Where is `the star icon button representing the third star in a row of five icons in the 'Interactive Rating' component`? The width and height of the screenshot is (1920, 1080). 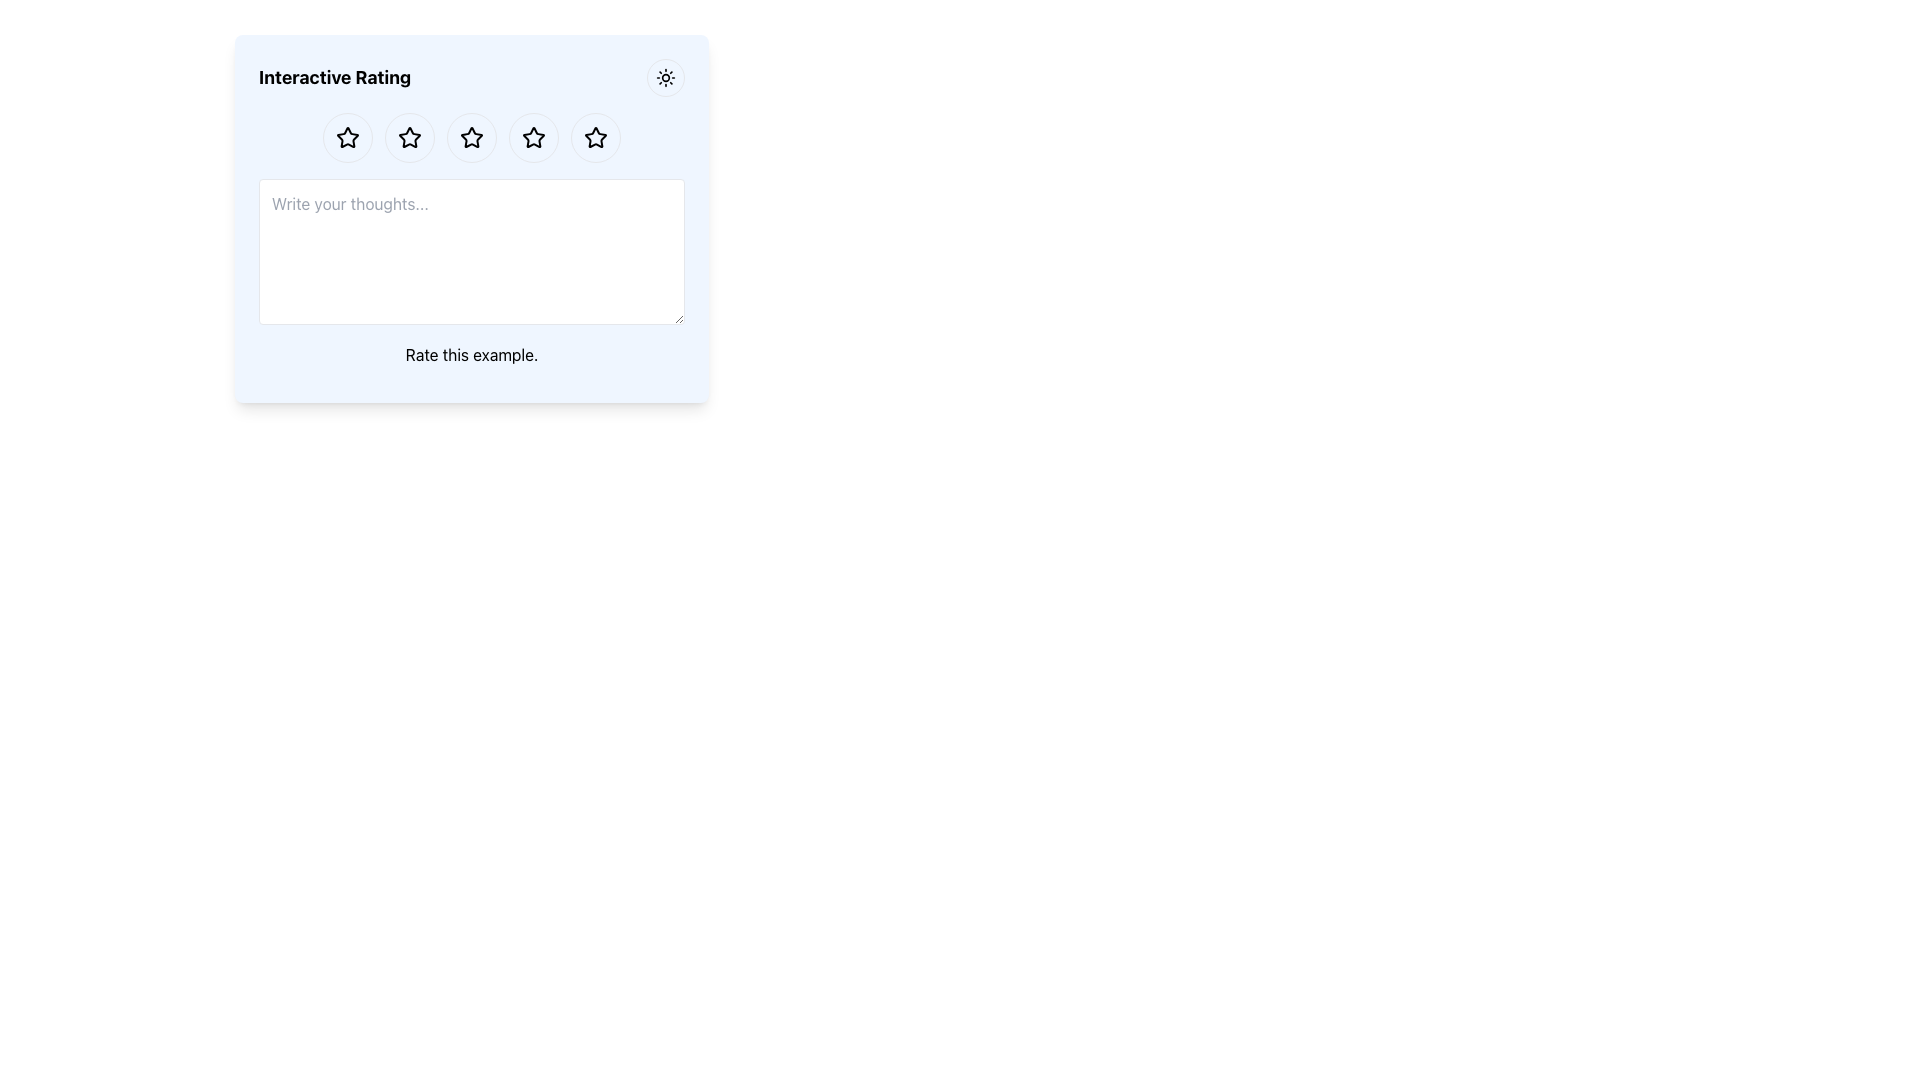 the star icon button representing the third star in a row of five icons in the 'Interactive Rating' component is located at coordinates (470, 137).